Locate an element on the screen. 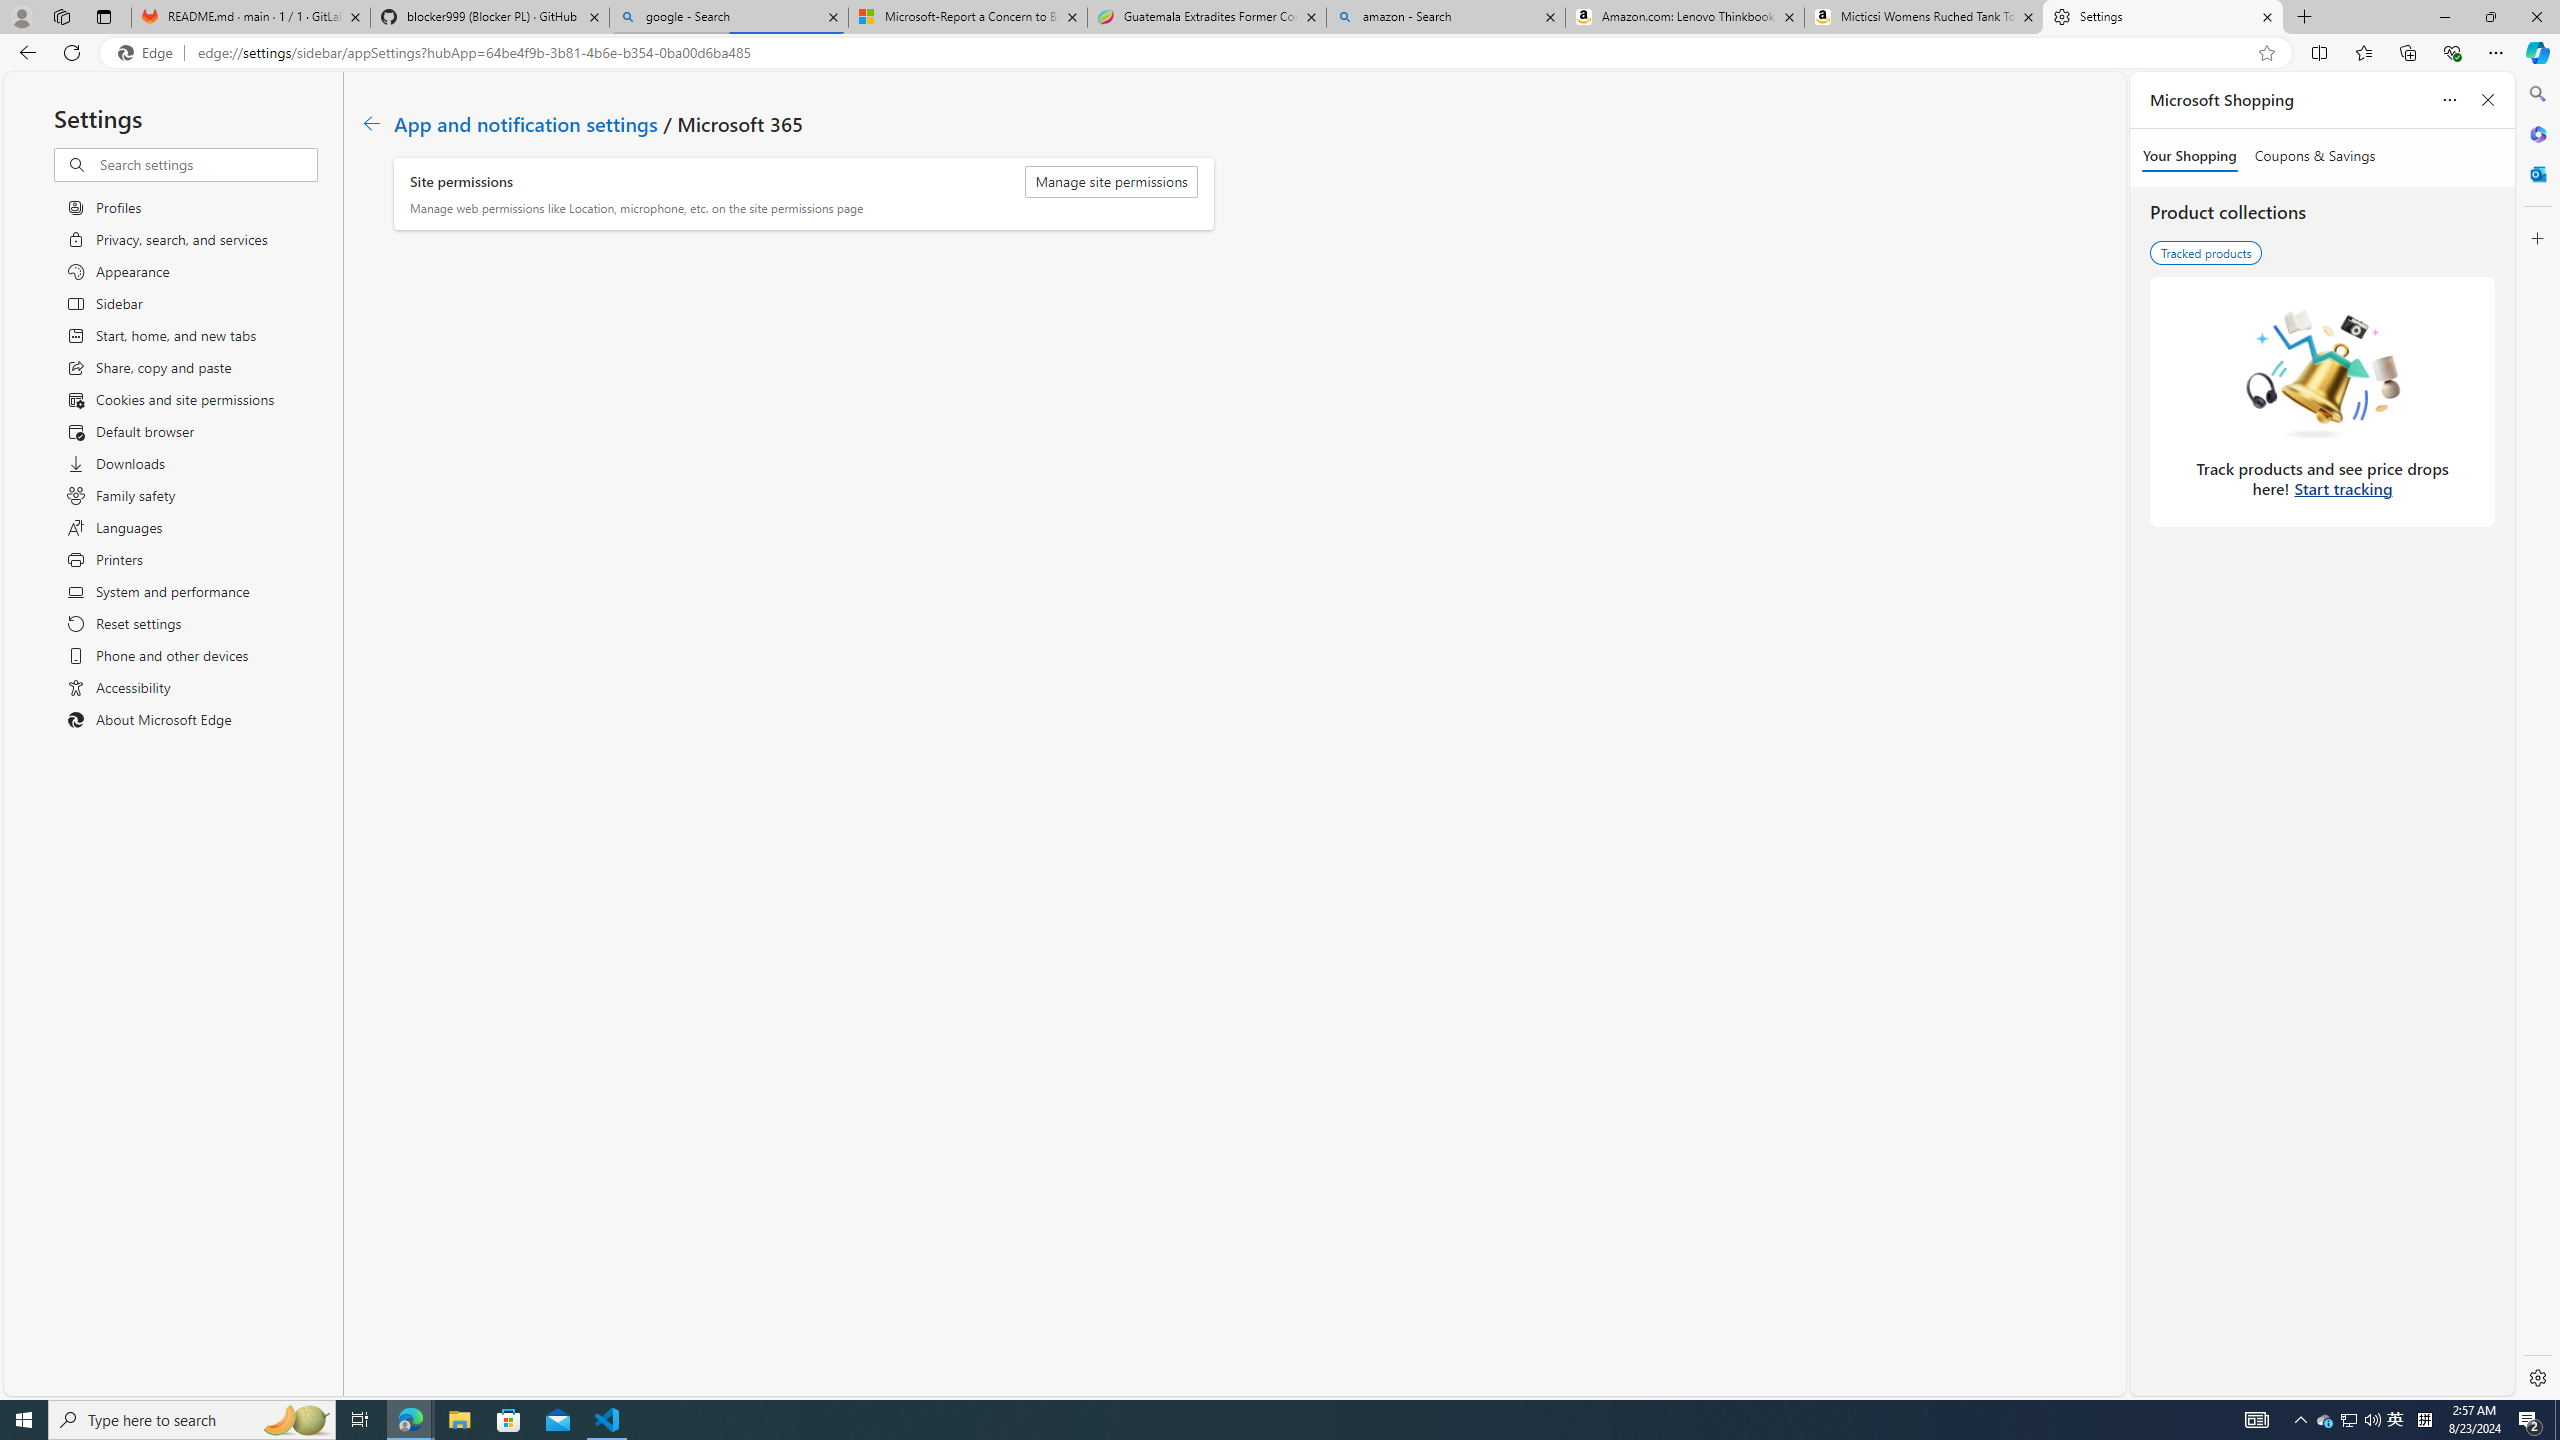  'Class: c01182' is located at coordinates (370, 122).